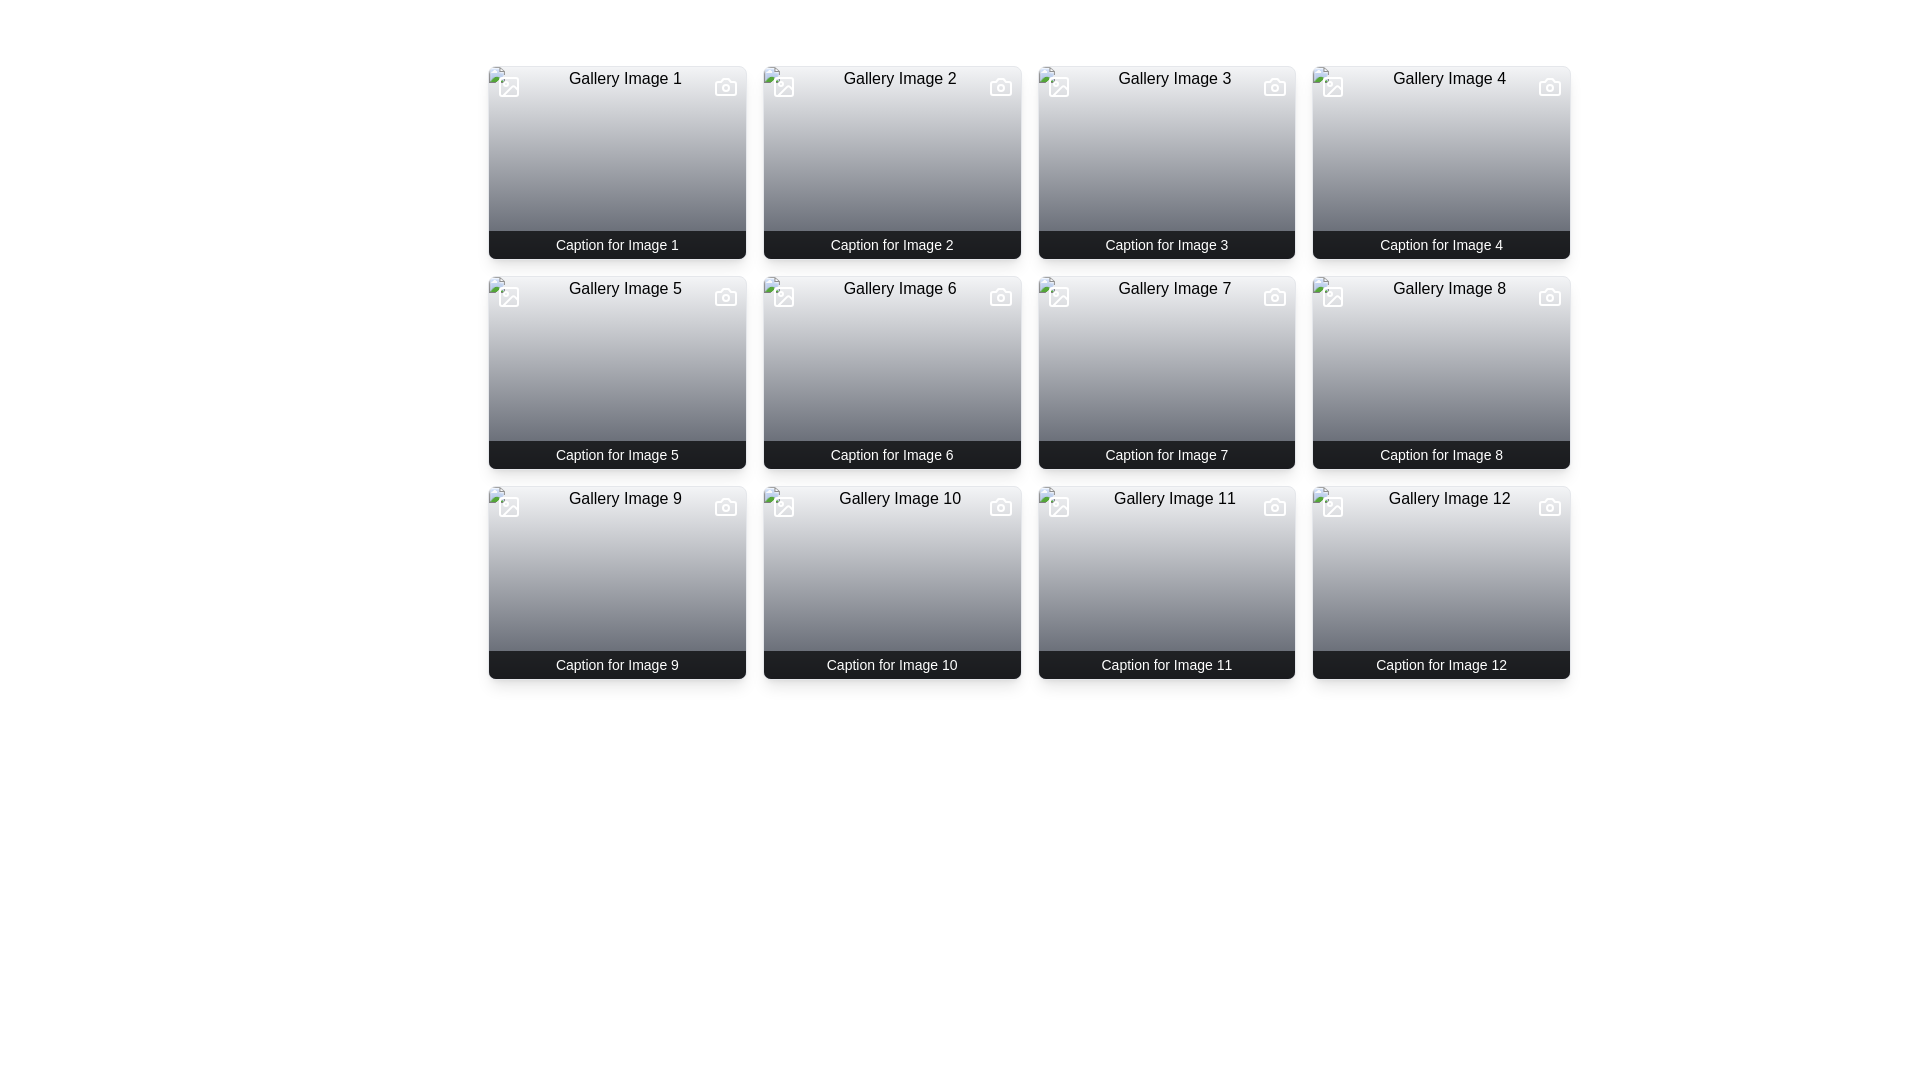 Image resolution: width=1920 pixels, height=1080 pixels. I want to click on the camera-shaped icon located in the upper-right corner of the 'Gallery Image 7' tile as a static decoration, so click(1274, 297).